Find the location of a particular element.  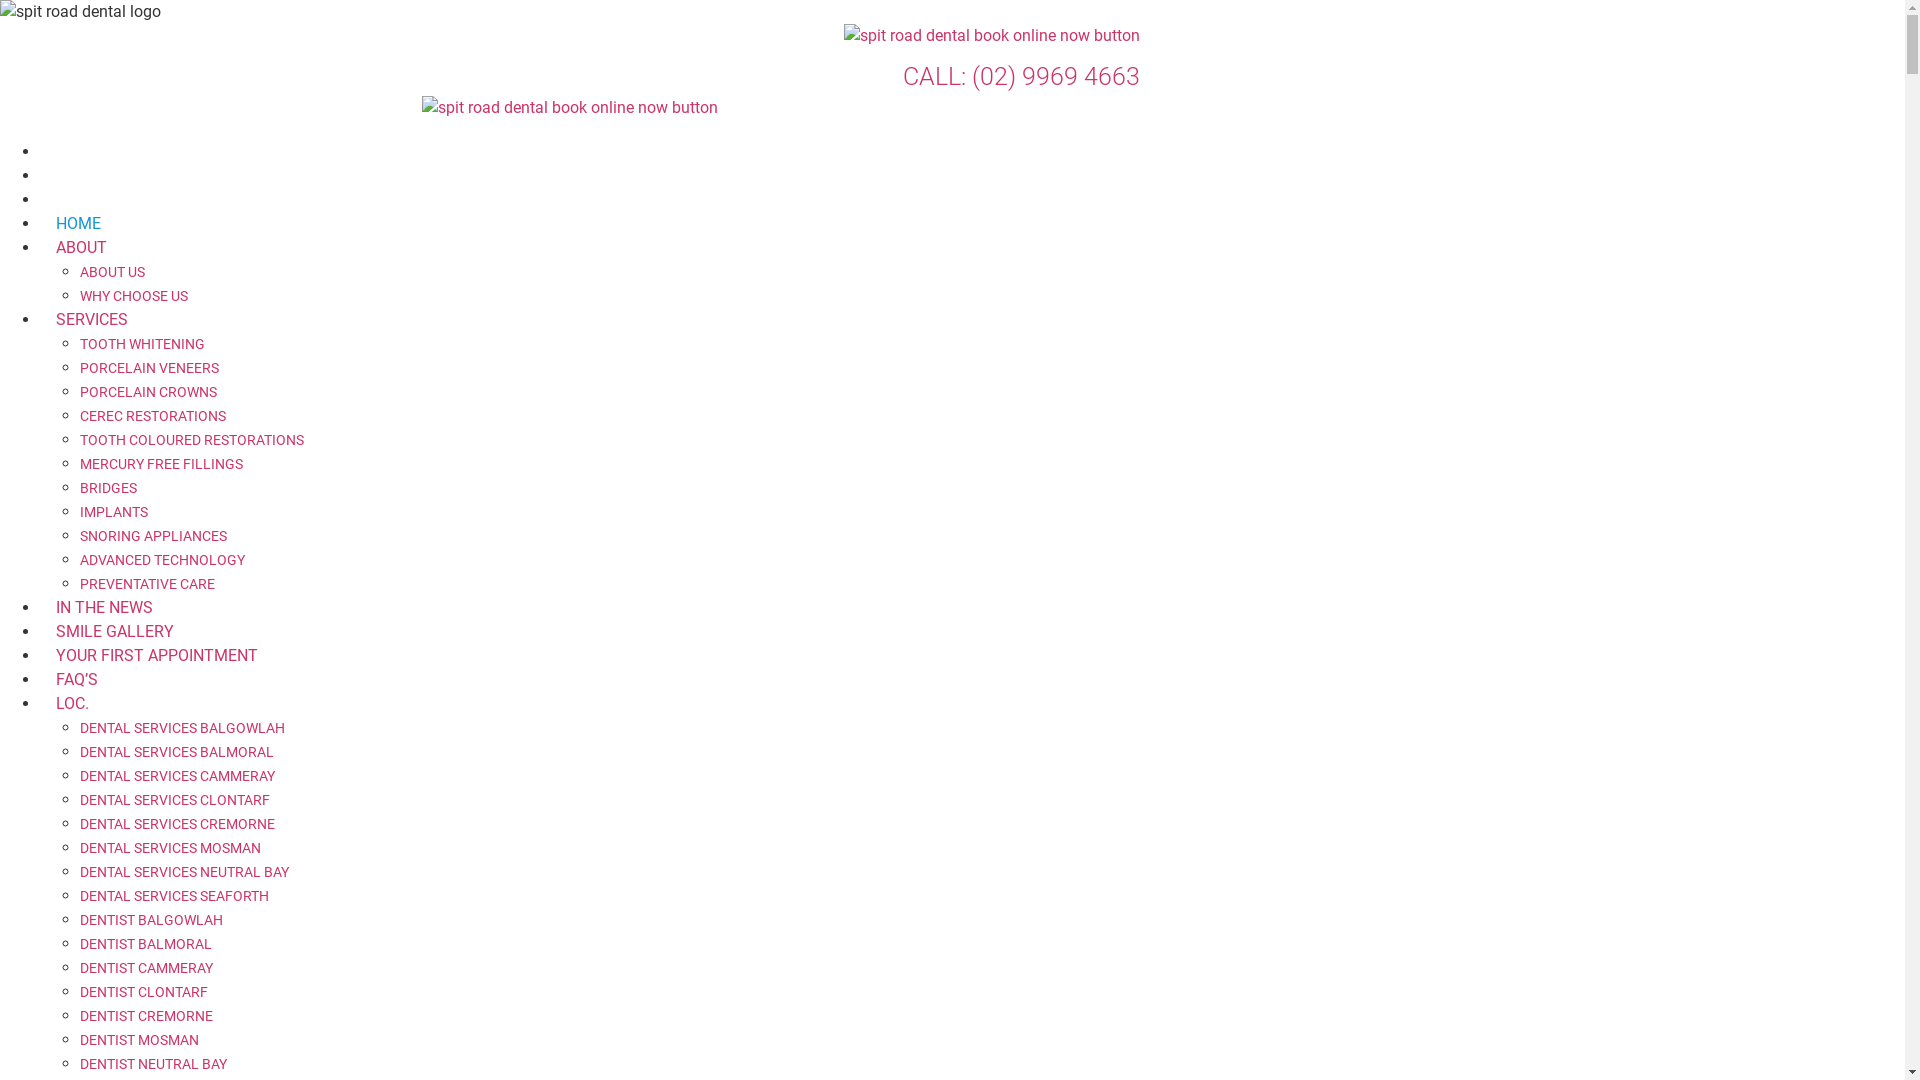

'SNORING APPLIANCES' is located at coordinates (152, 535).